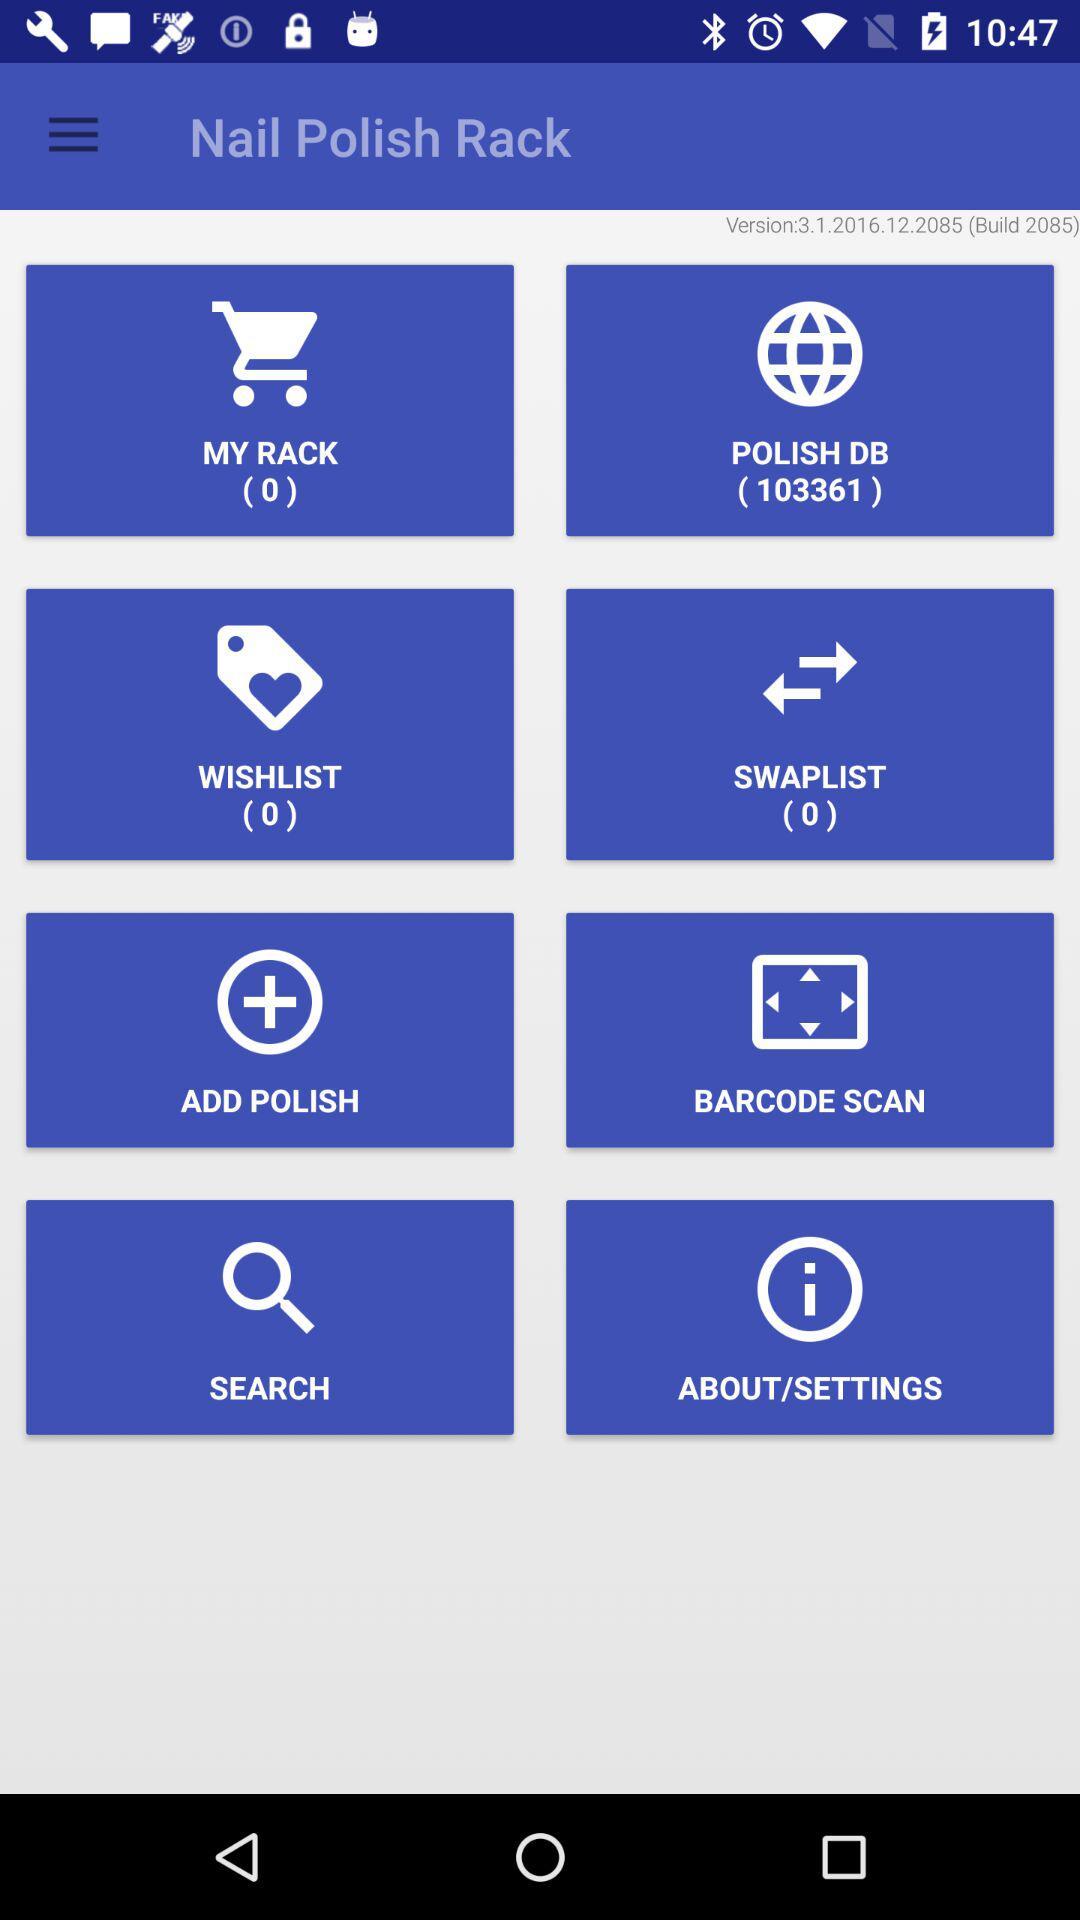 This screenshot has height=1920, width=1080. I want to click on icon below add polish icon, so click(270, 1317).